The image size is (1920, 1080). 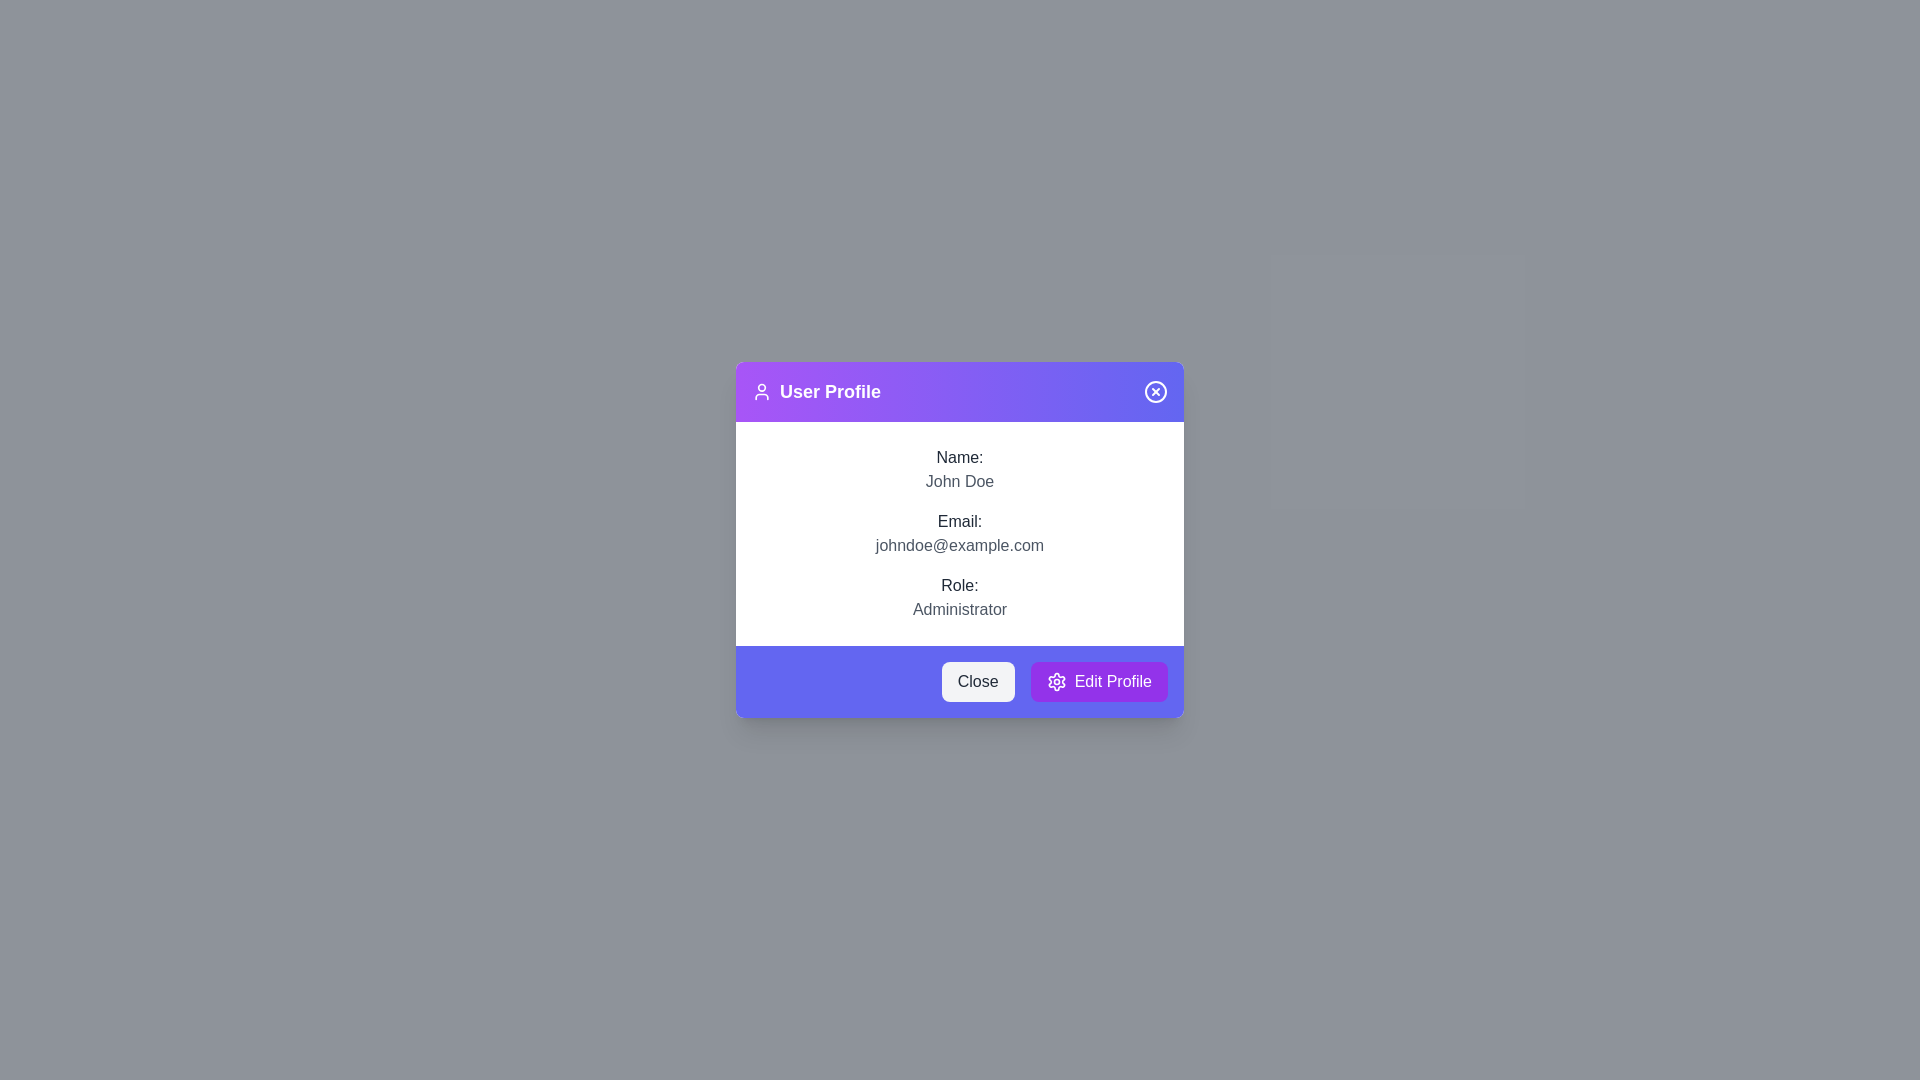 What do you see at coordinates (960, 546) in the screenshot?
I see `the text label displaying 'johndoe@example.com', which is styled in gray and located below the 'Email:' label in the user profile dialog` at bounding box center [960, 546].